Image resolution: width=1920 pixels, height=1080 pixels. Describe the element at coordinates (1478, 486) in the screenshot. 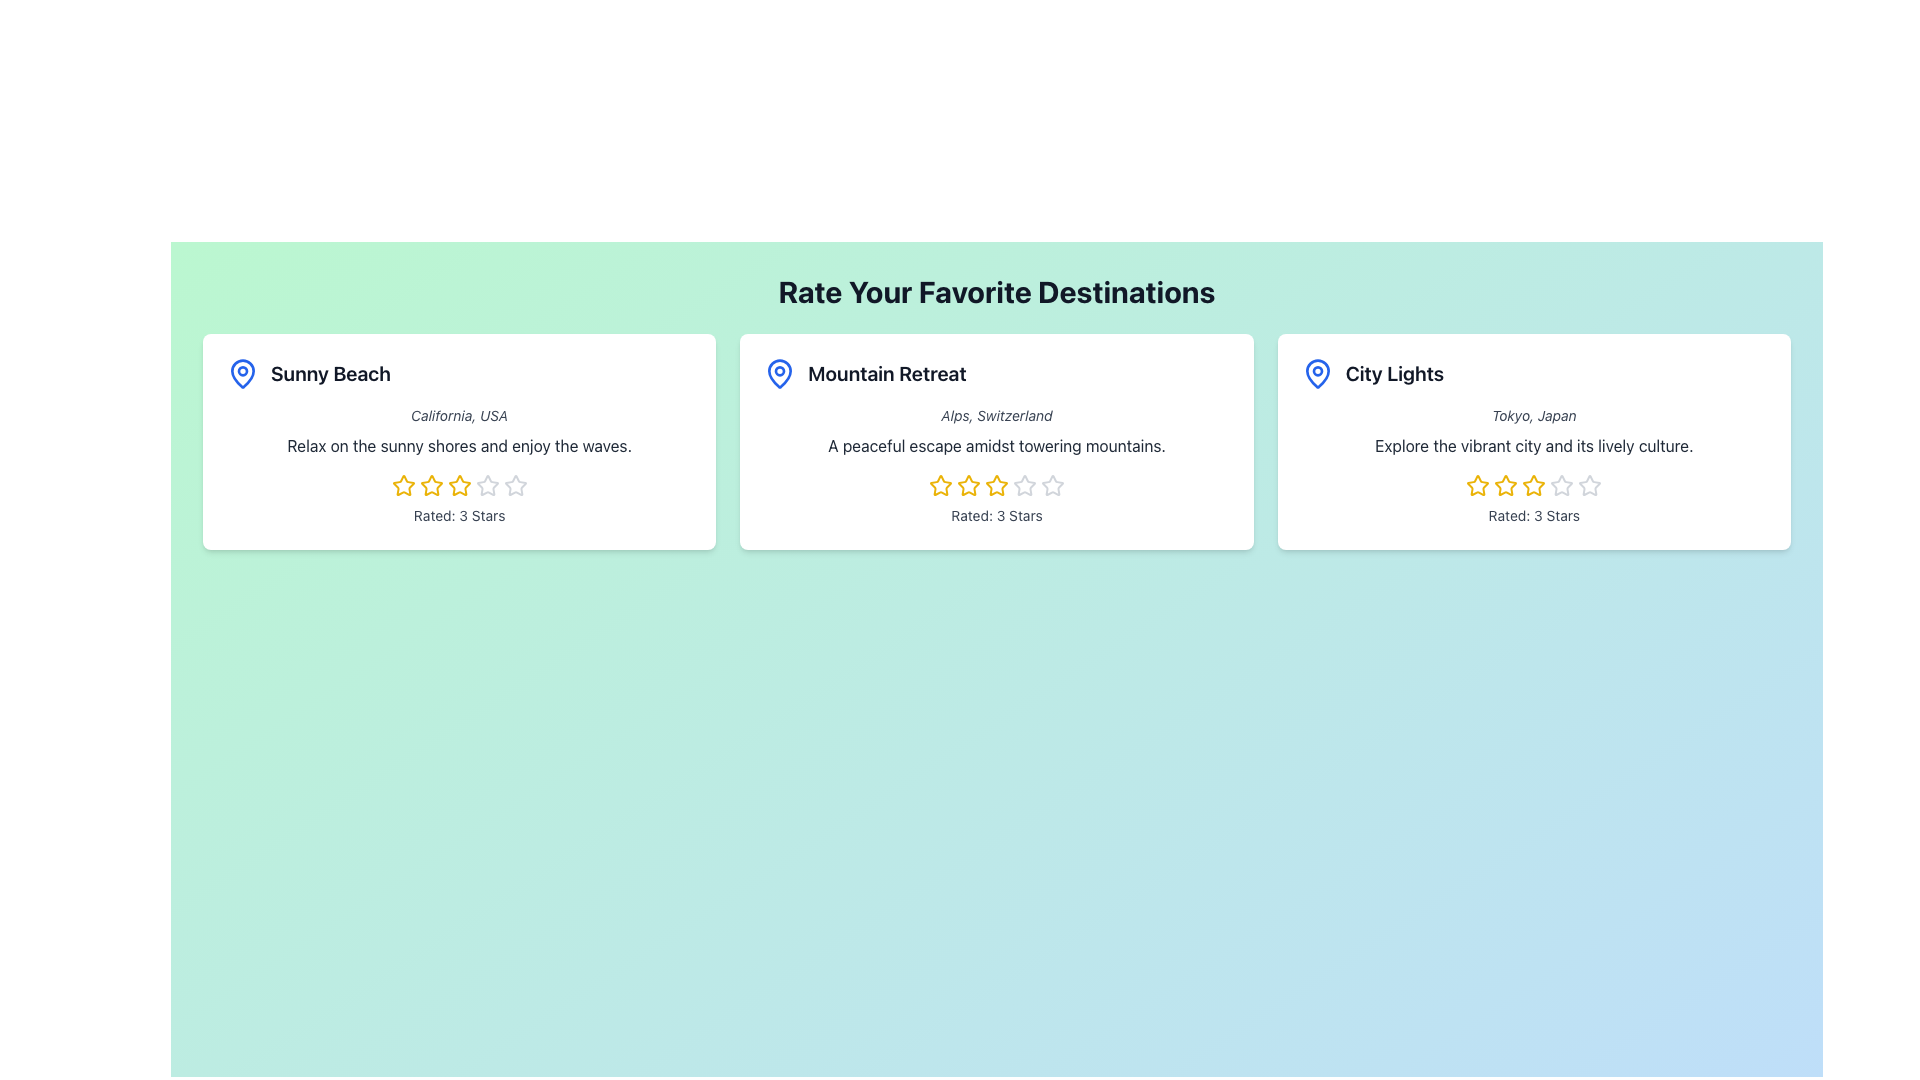

I see `the first star icon in the 'City Lights' card under the 'Rate Your Favorite Destinations' section to select a rating` at that location.